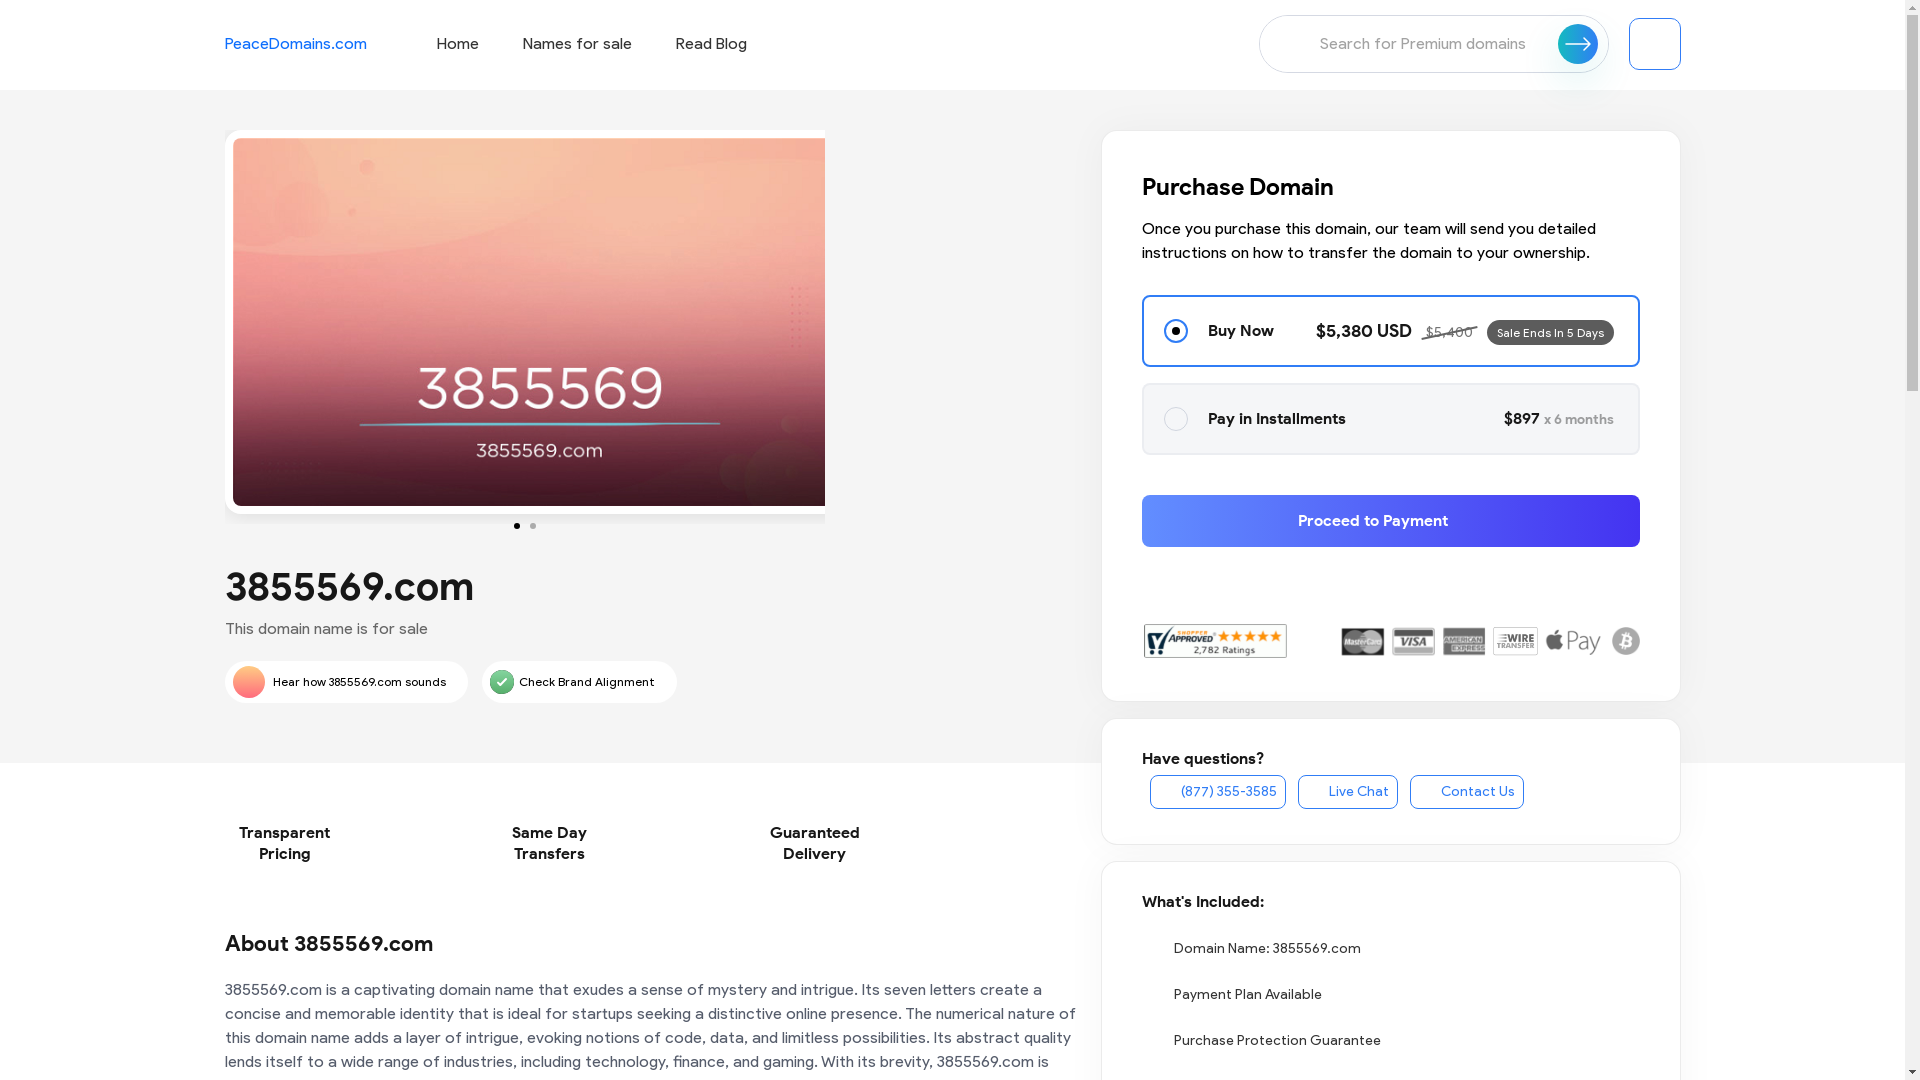 The width and height of the screenshot is (1920, 1080). I want to click on 'Read Blog', so click(711, 43).